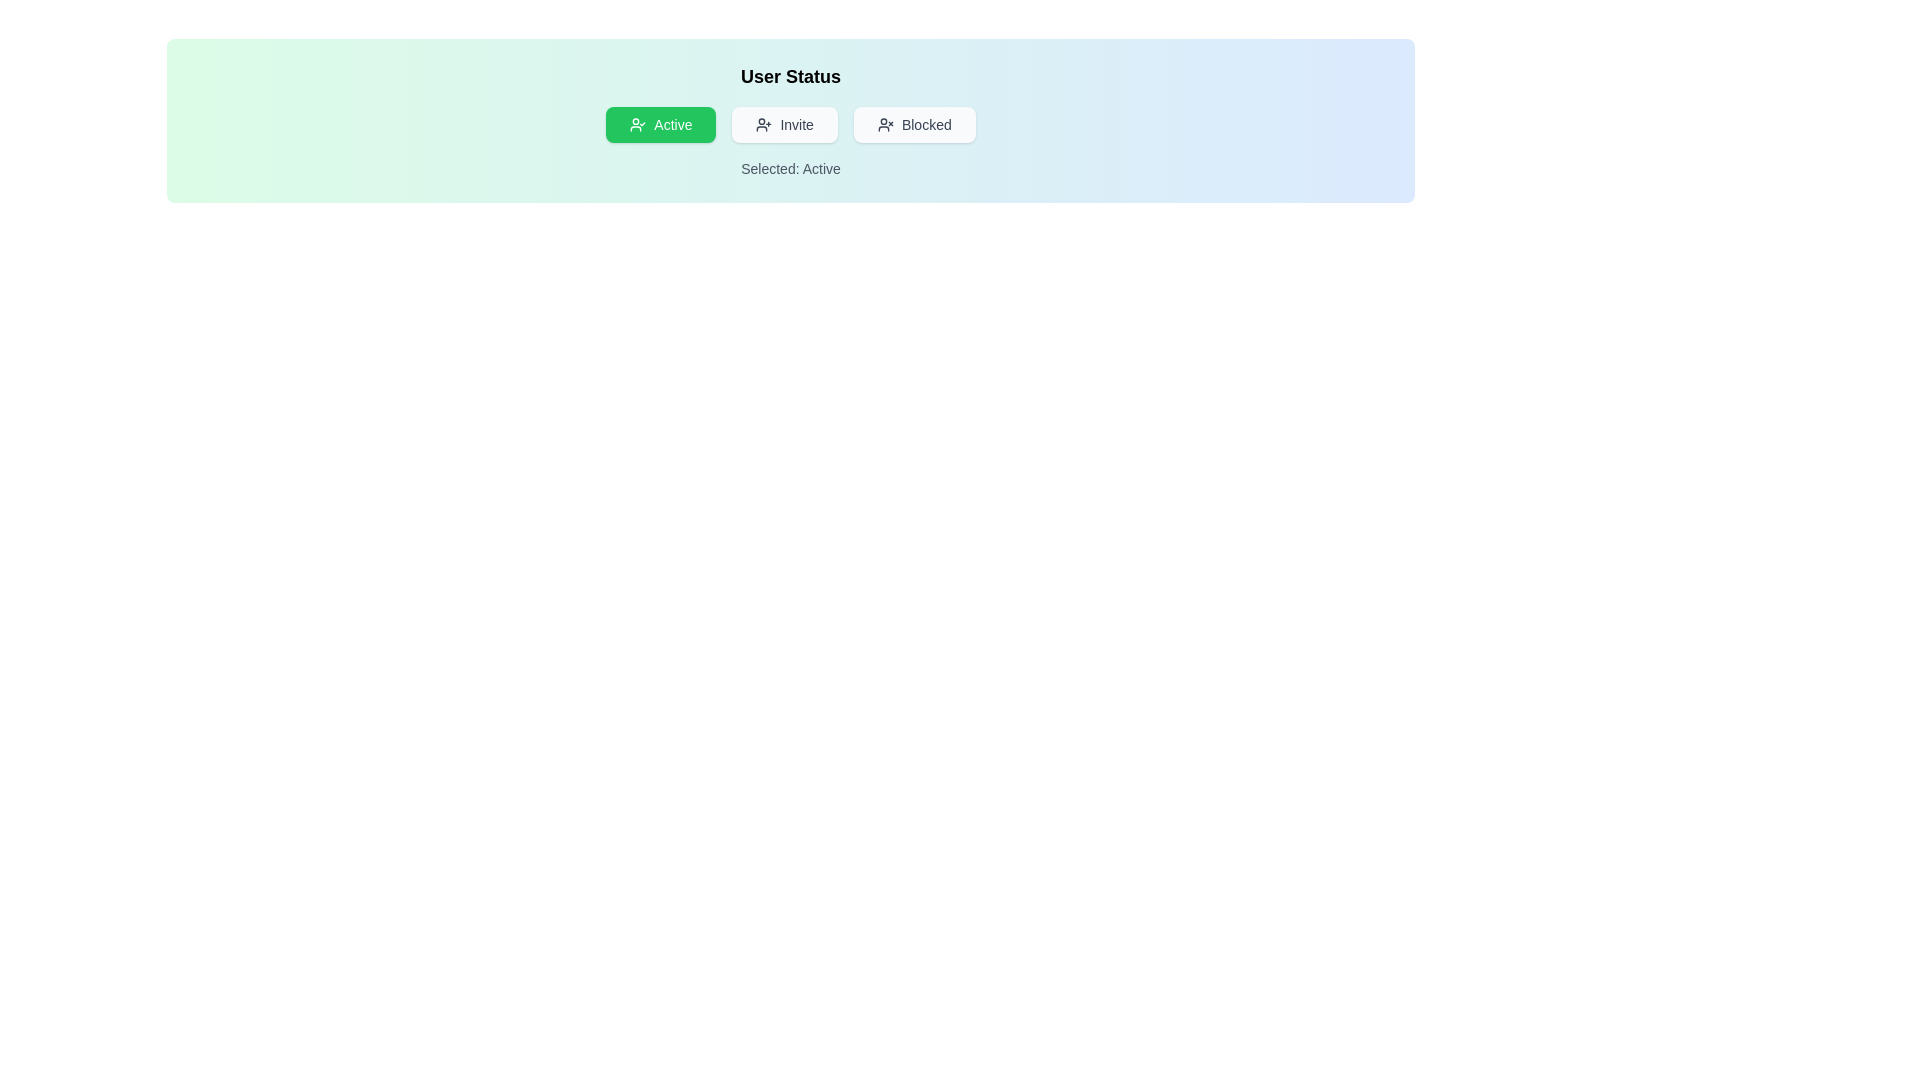 This screenshot has height=1080, width=1920. I want to click on the chip labeled Active, so click(661, 124).